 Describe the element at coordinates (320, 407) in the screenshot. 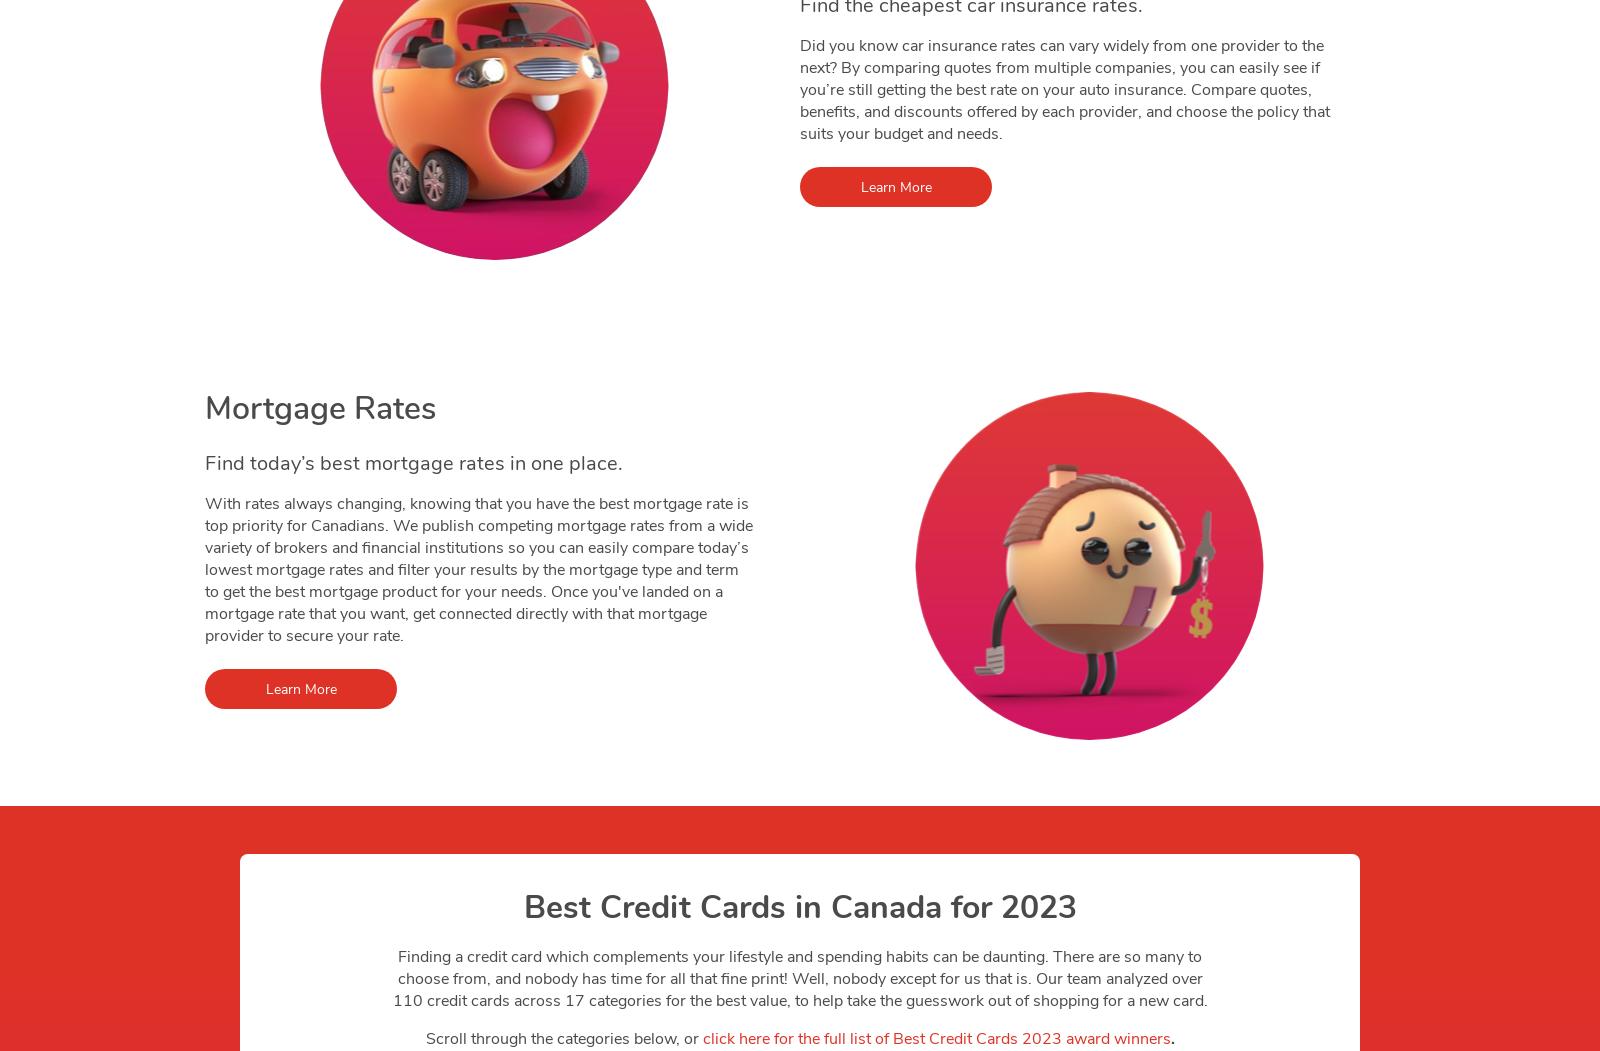

I see `'Mortgage Rates'` at that location.